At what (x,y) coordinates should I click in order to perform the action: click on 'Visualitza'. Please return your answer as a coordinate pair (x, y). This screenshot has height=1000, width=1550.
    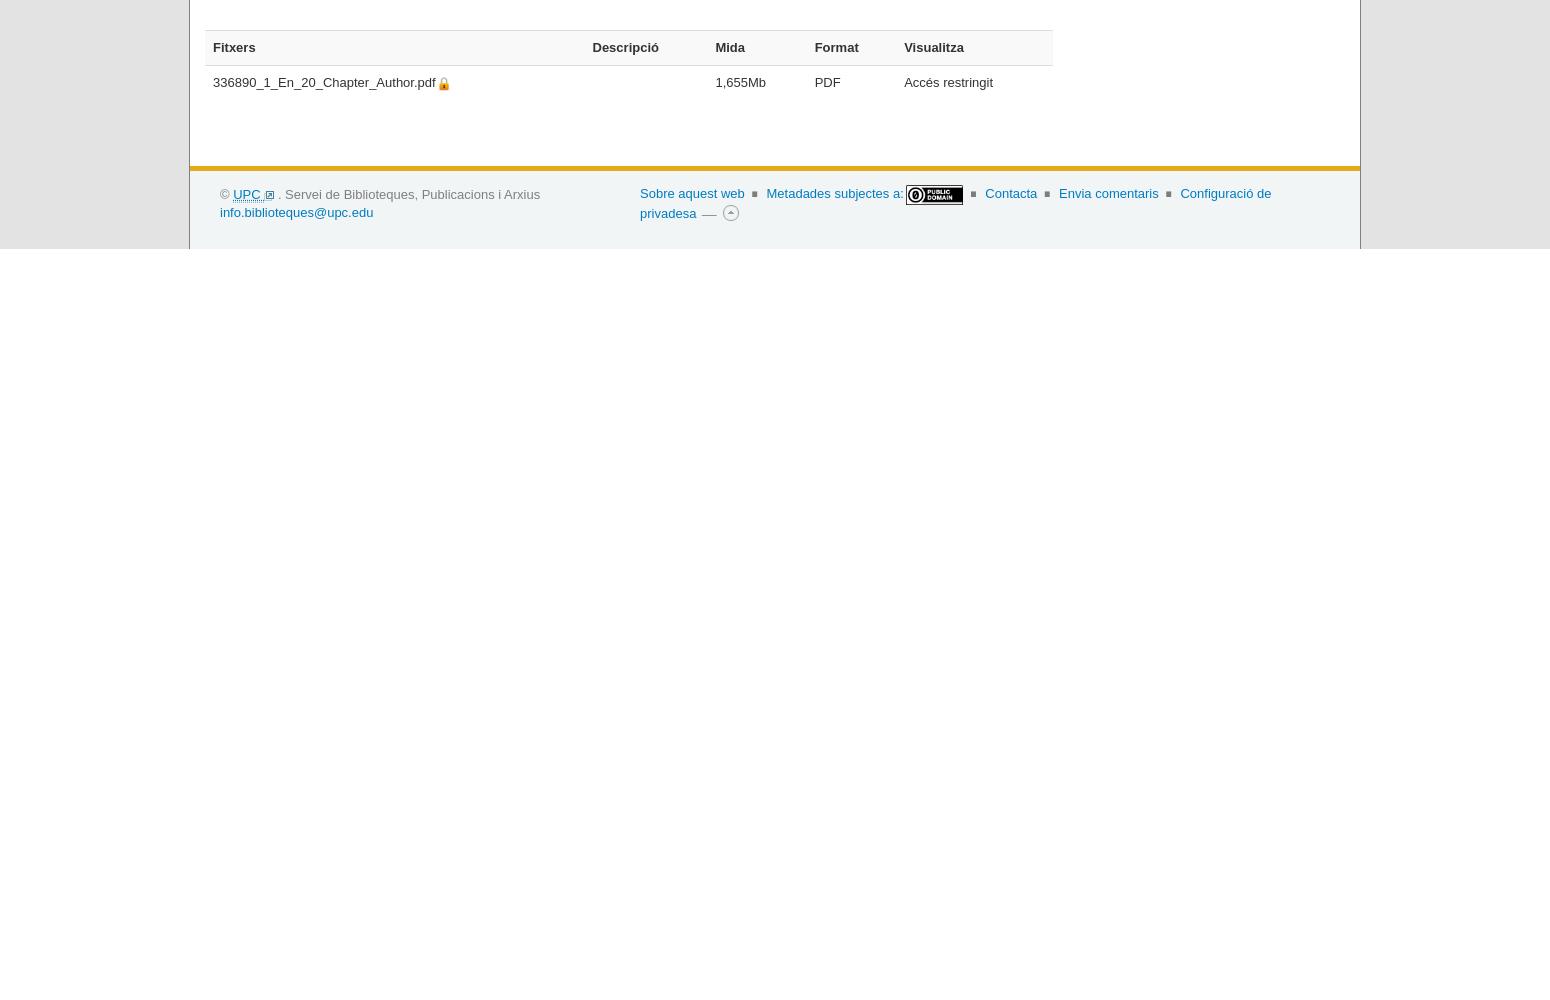
    Looking at the image, I should click on (932, 46).